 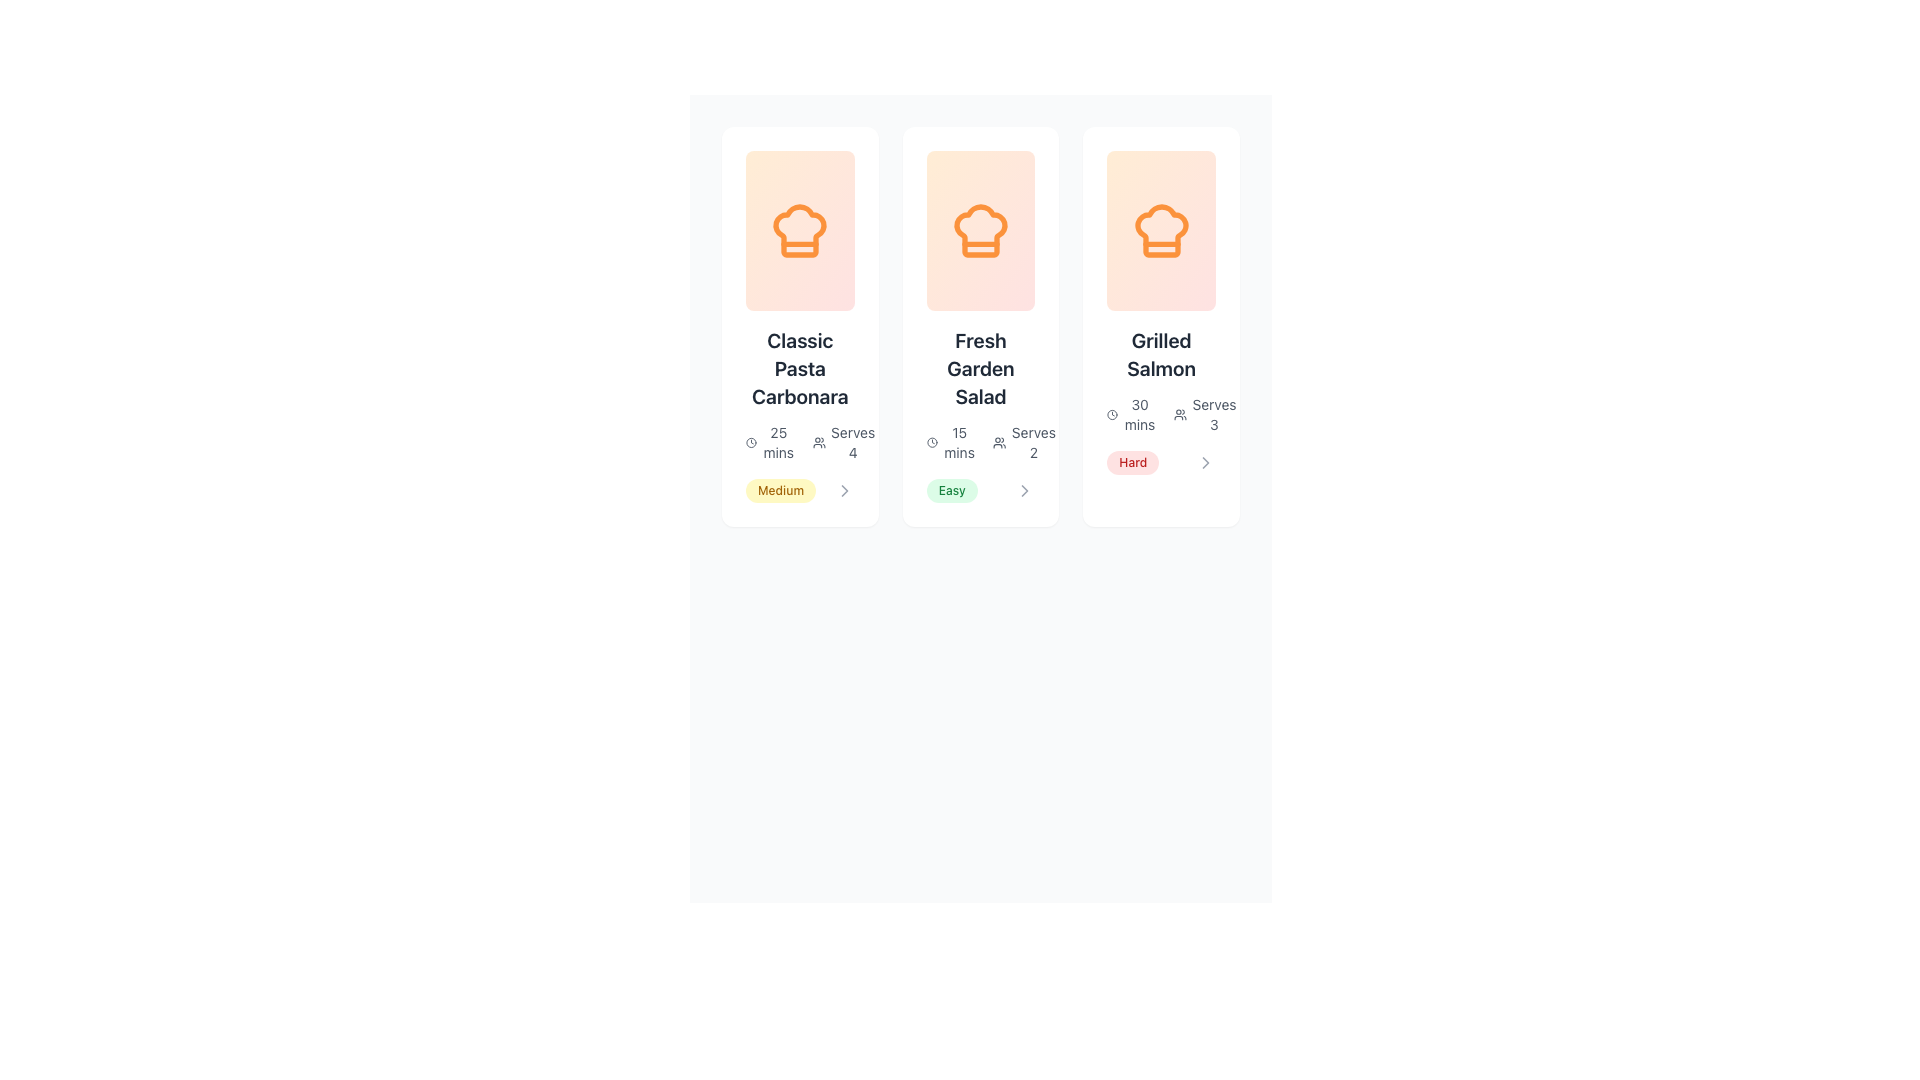 What do you see at coordinates (1161, 326) in the screenshot?
I see `the third card in the recipe overview grid that represents the Grilled Salmon recipe` at bounding box center [1161, 326].